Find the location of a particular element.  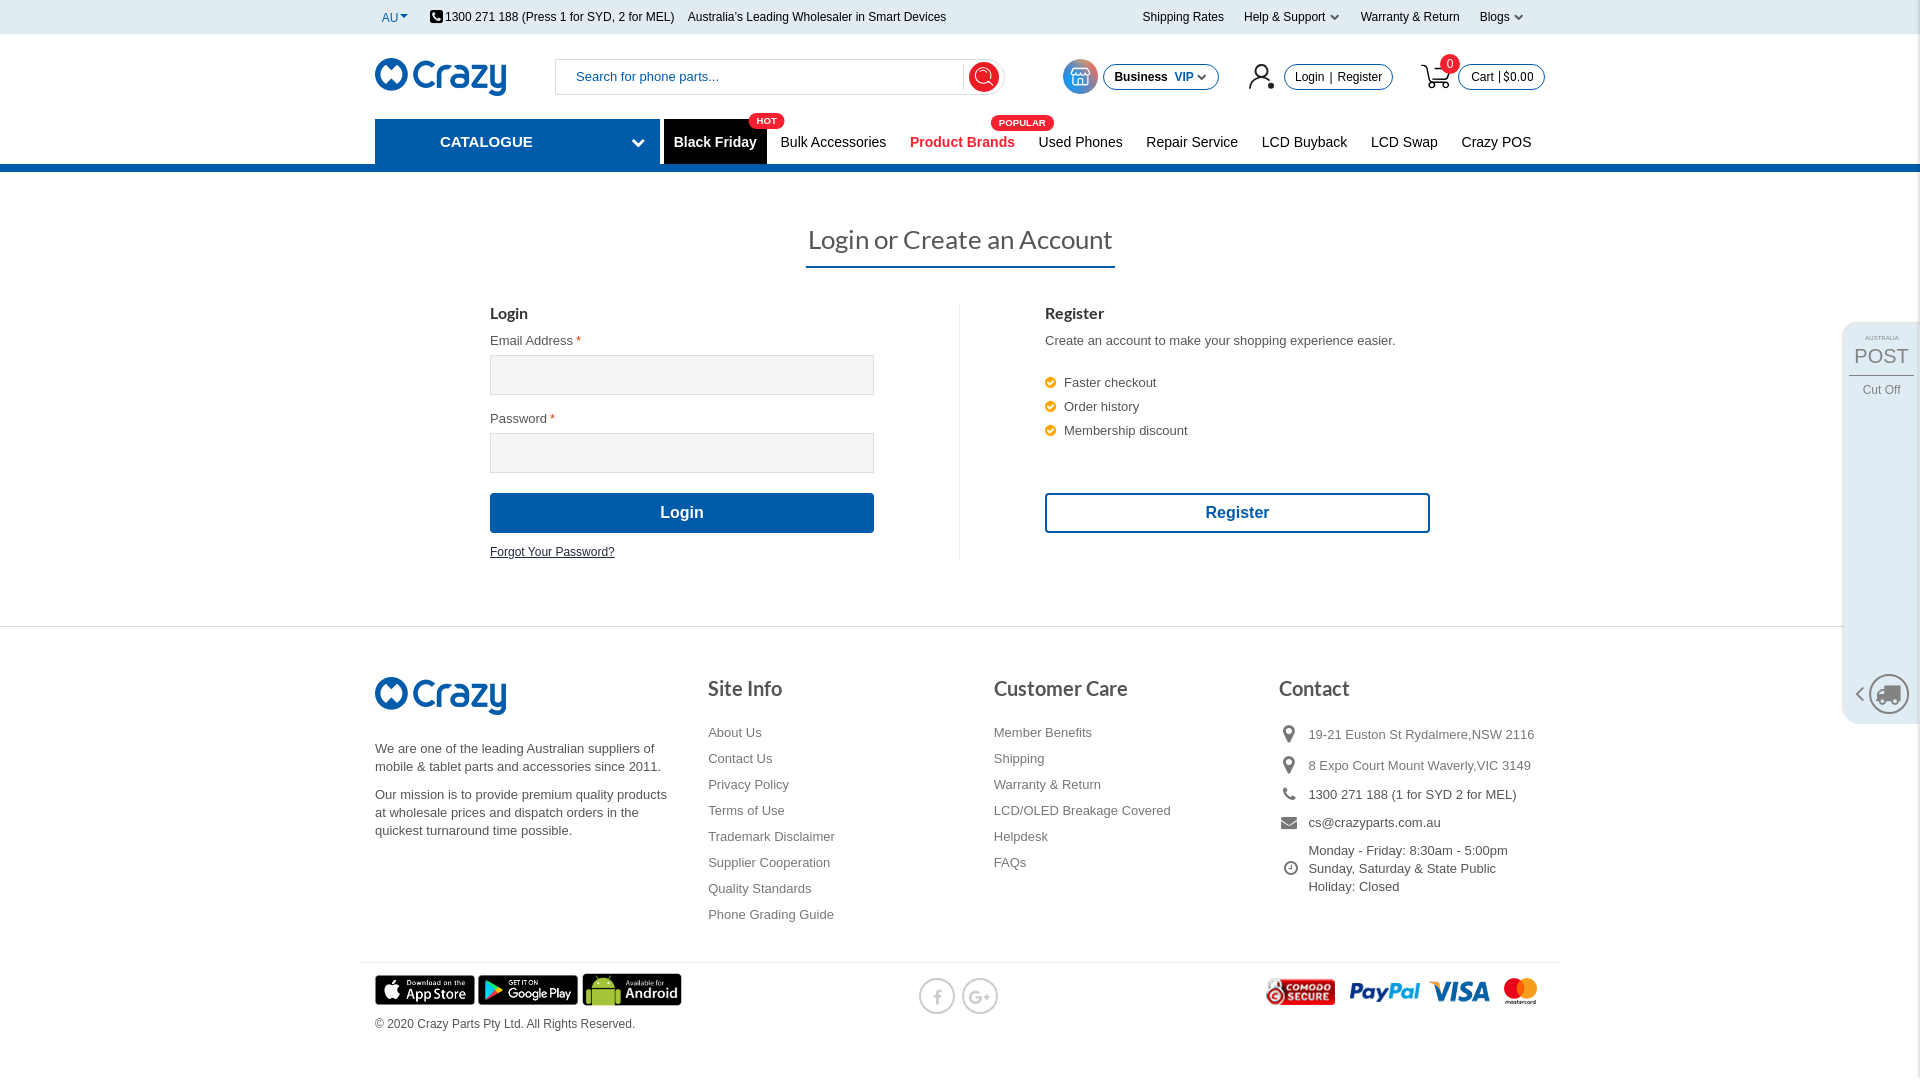

'FAQs' is located at coordinates (1010, 862).